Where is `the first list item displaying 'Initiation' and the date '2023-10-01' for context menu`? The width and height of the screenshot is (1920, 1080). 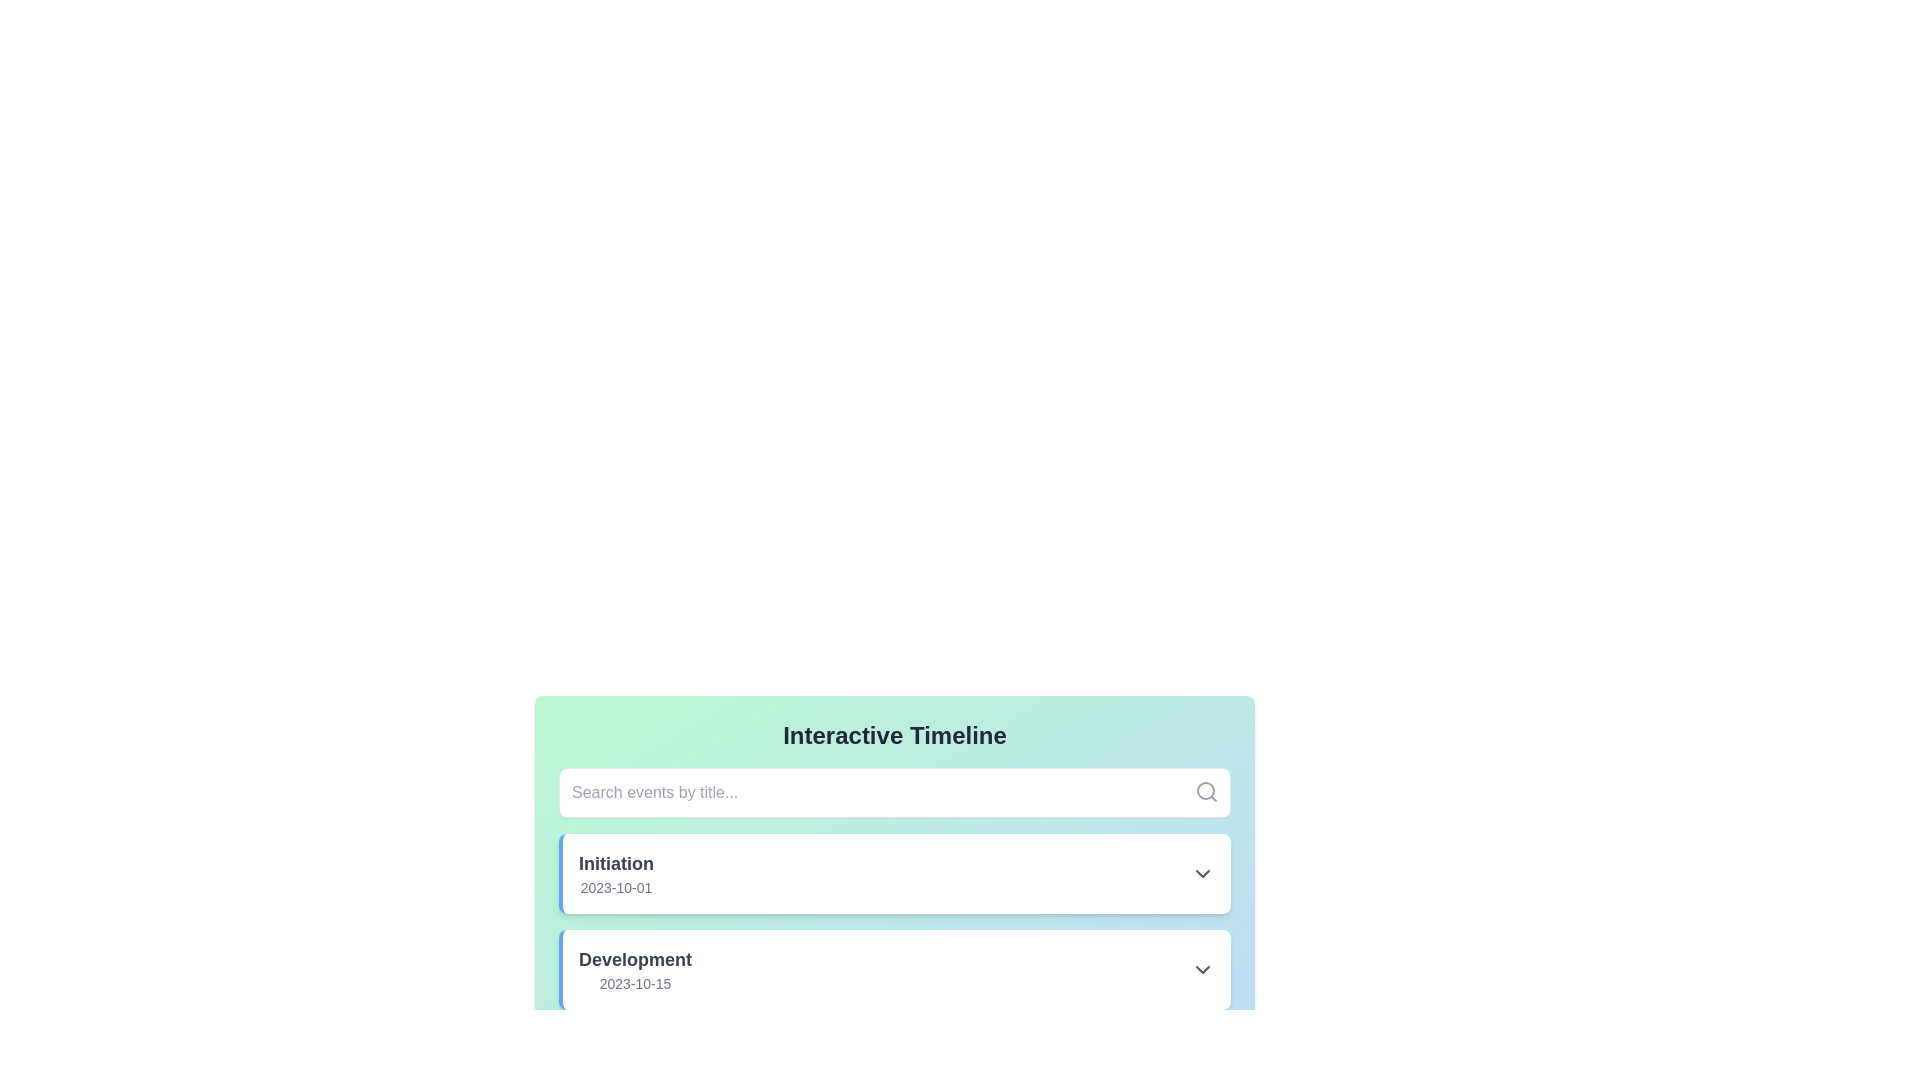 the first list item displaying 'Initiation' and the date '2023-10-01' for context menu is located at coordinates (893, 873).